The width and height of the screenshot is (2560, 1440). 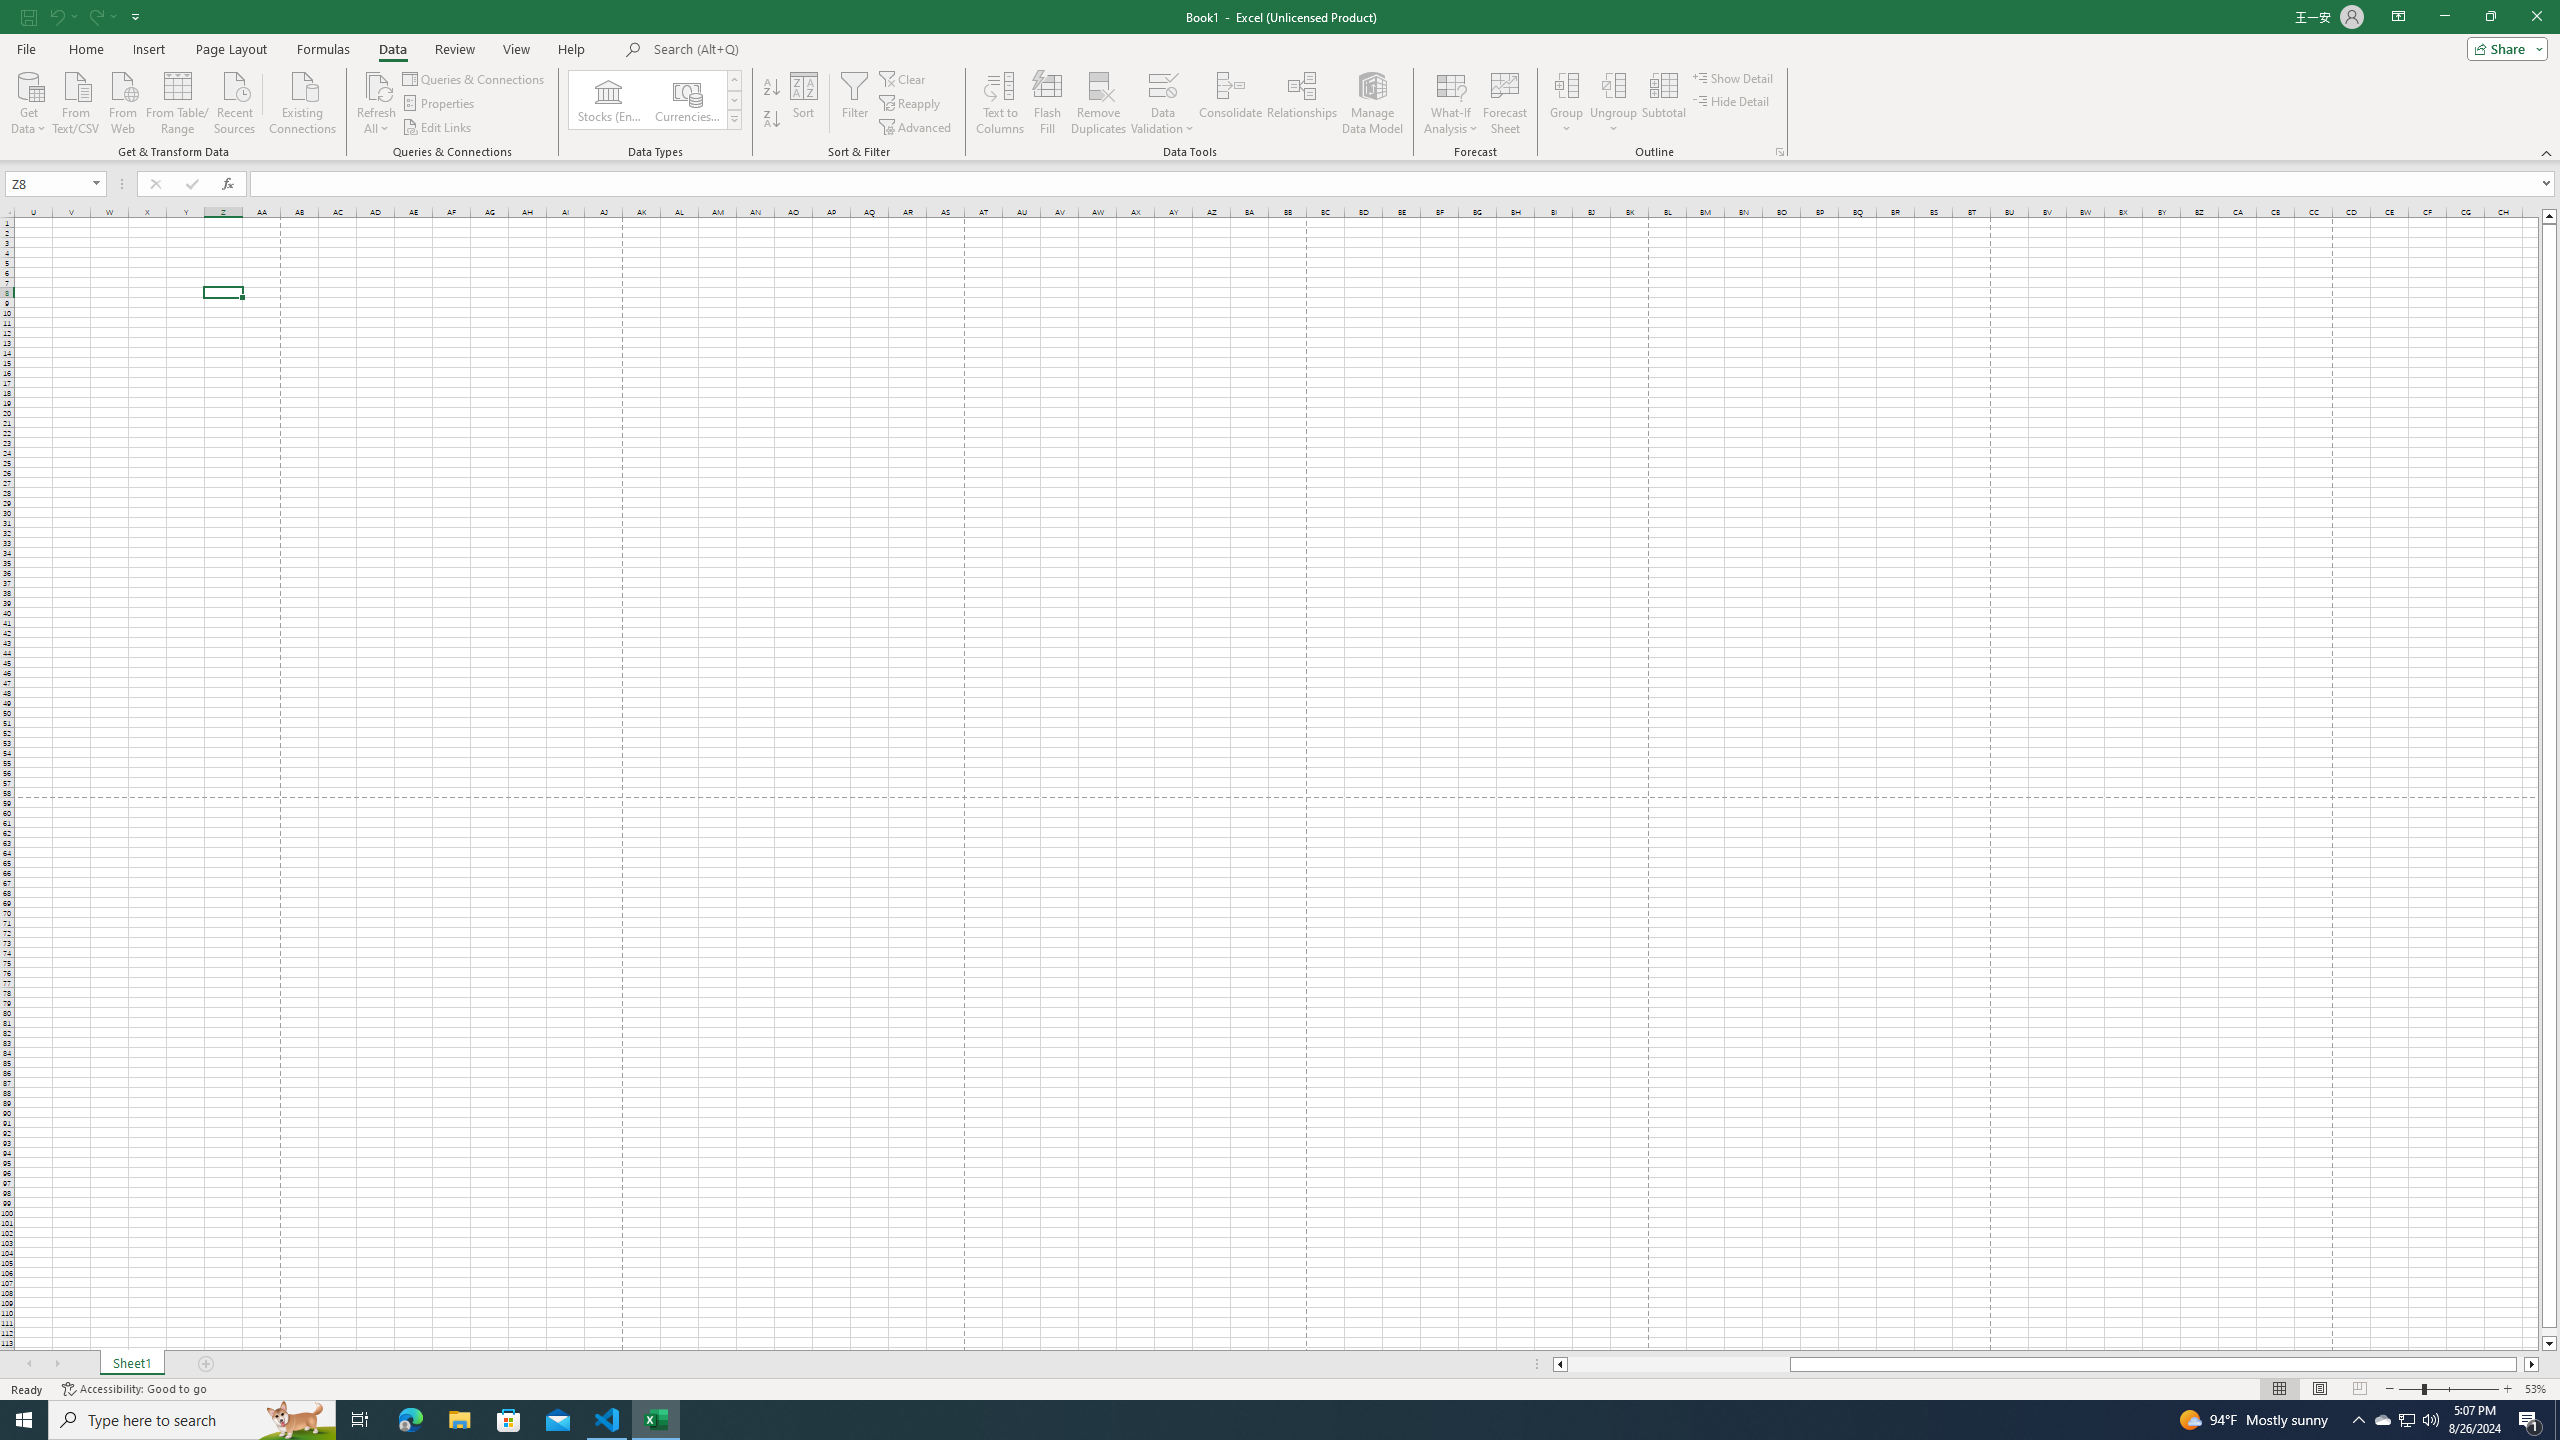 I want to click on 'Reapply', so click(x=910, y=103).